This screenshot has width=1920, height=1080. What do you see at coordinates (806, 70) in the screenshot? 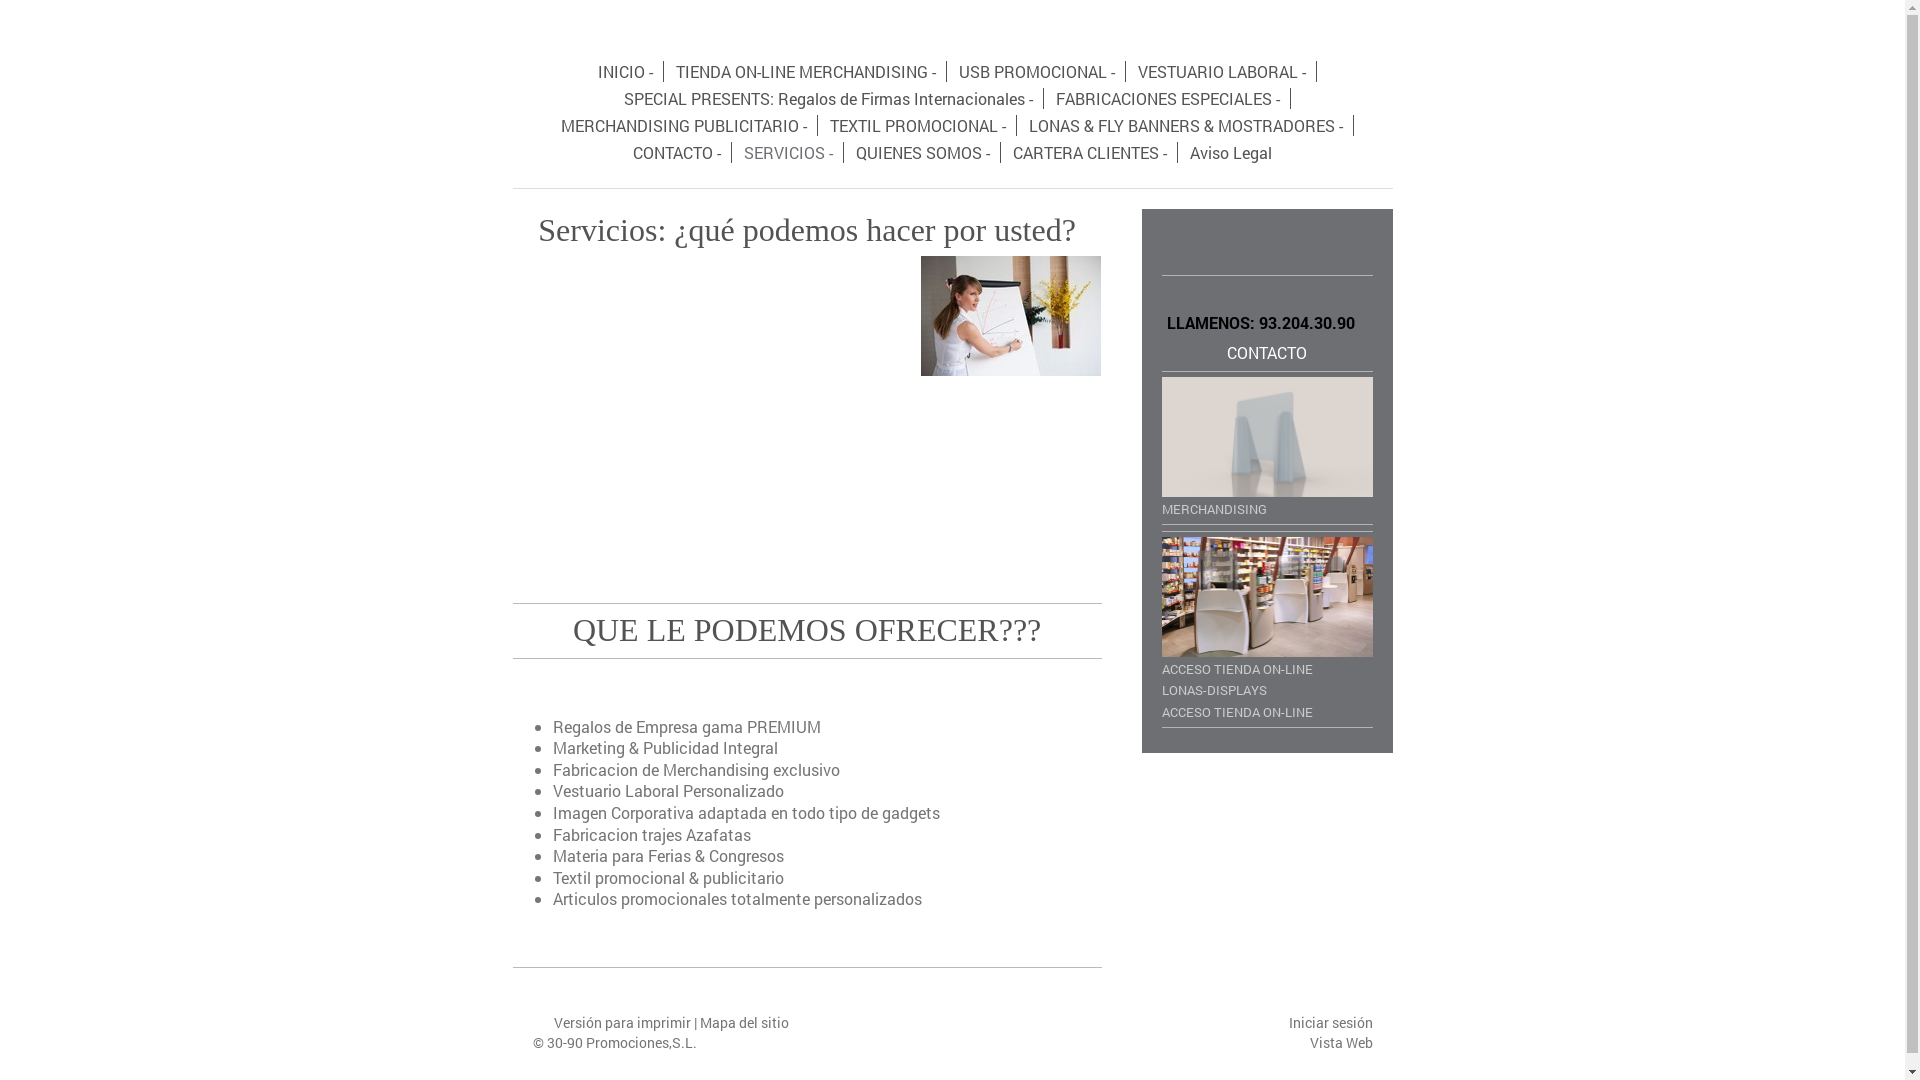
I see `'TIENDA ON-LINE MERCHANDISING -'` at bounding box center [806, 70].